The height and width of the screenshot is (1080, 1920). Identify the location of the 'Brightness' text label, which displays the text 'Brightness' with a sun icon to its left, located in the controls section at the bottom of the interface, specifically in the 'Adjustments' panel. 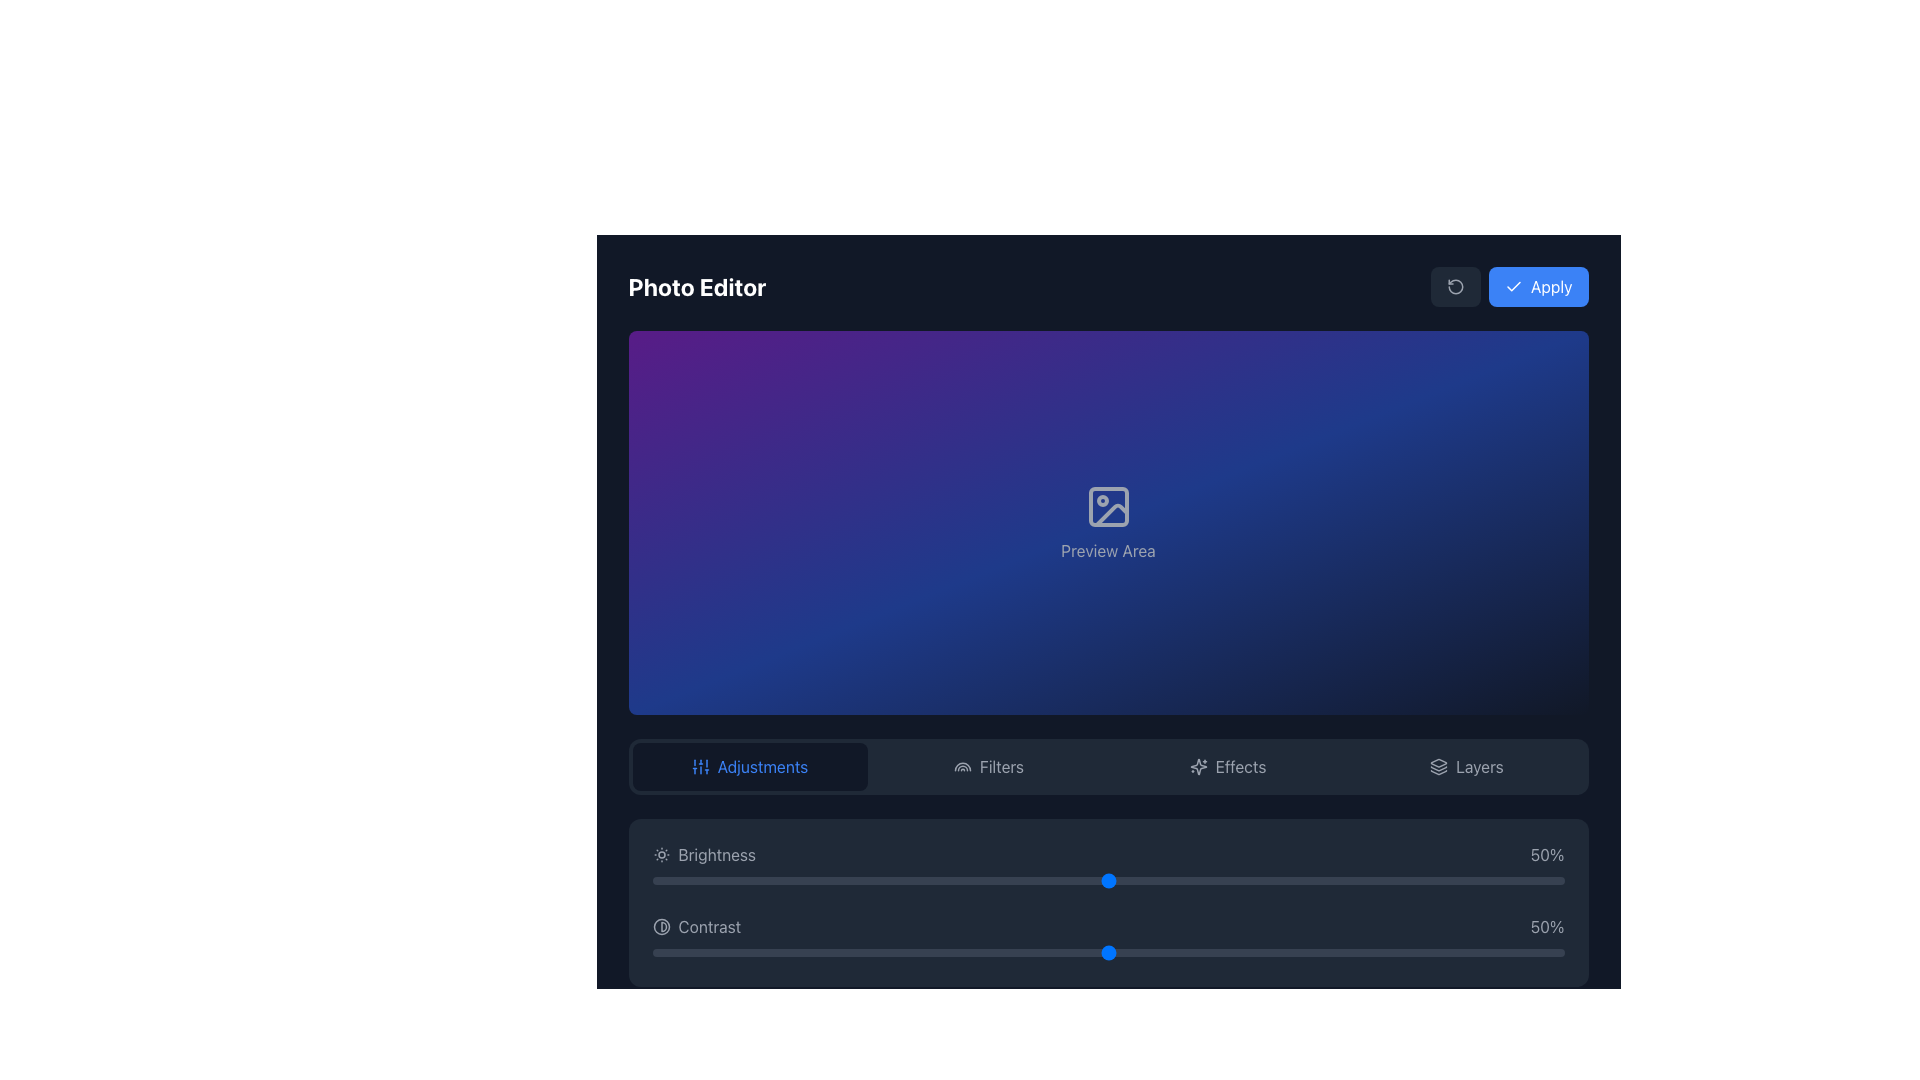
(704, 855).